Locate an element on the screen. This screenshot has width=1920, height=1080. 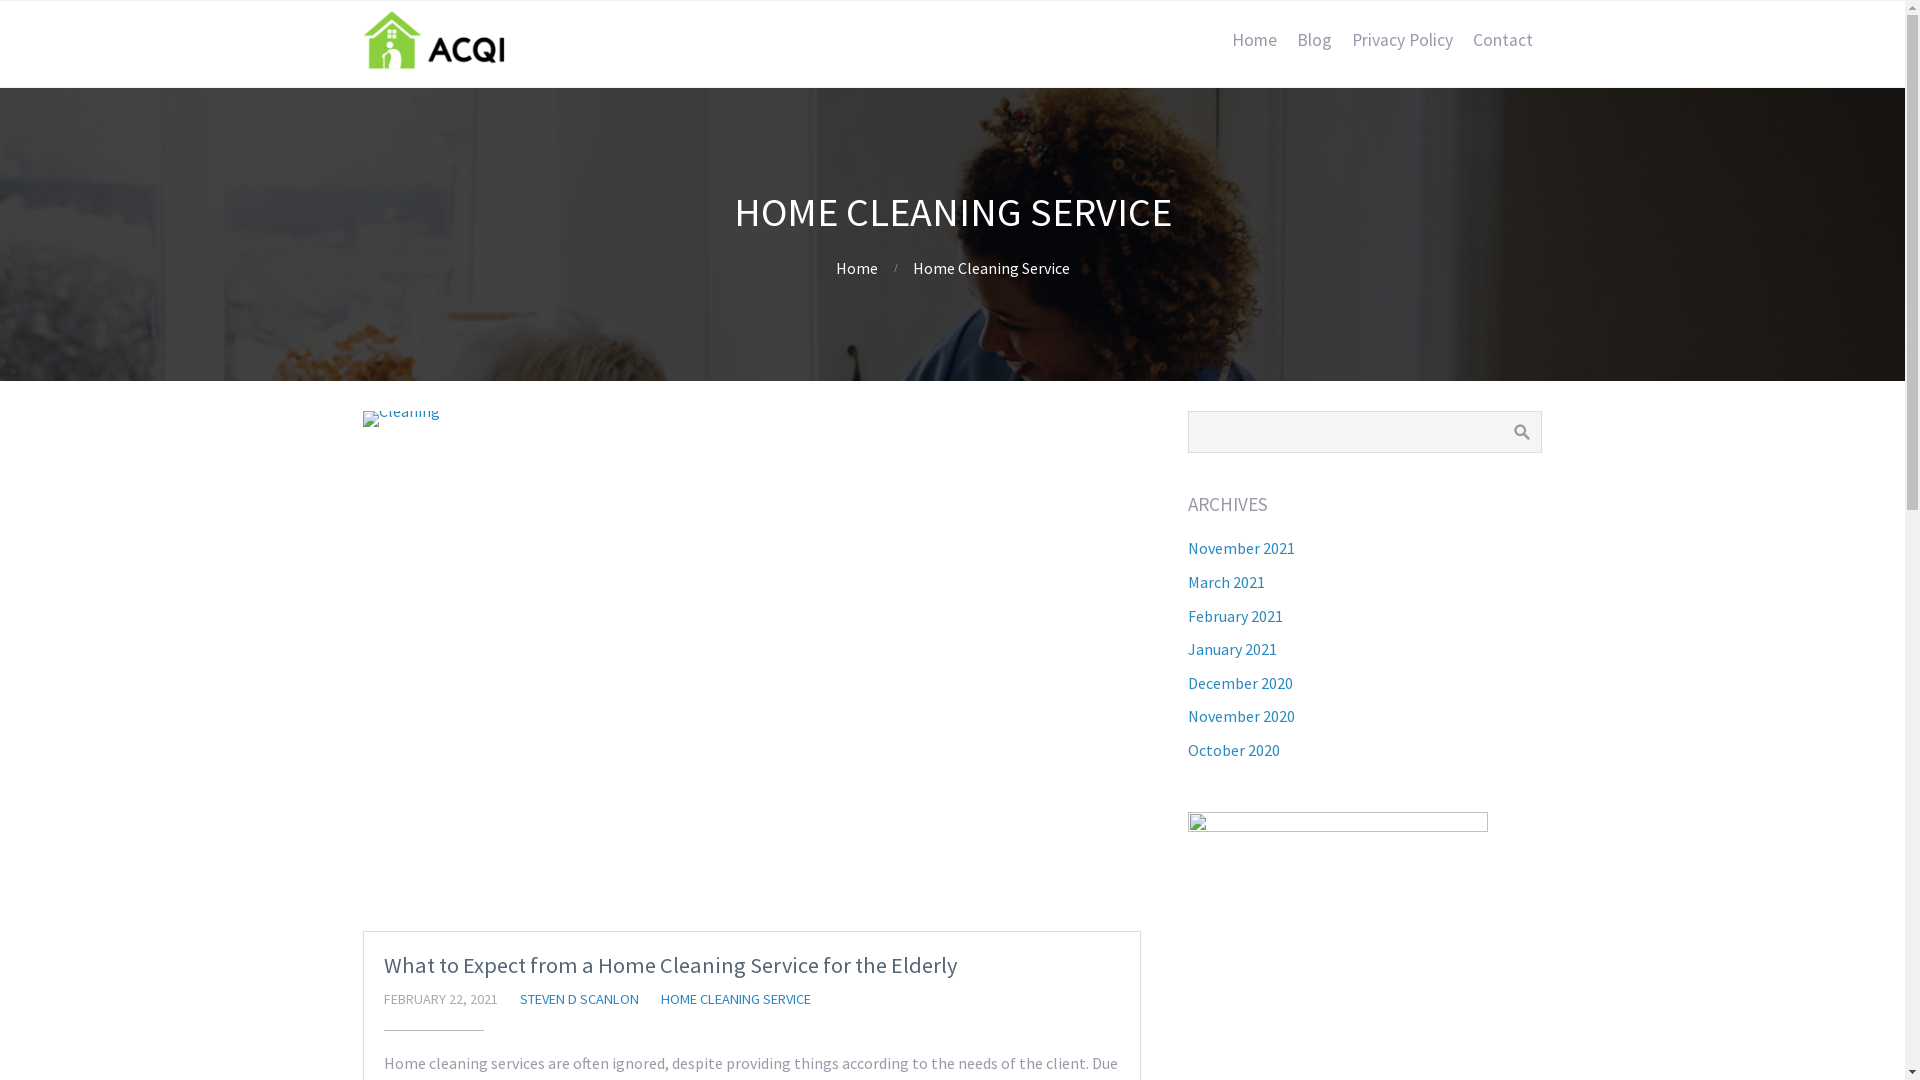
'January 2021' is located at coordinates (1231, 648).